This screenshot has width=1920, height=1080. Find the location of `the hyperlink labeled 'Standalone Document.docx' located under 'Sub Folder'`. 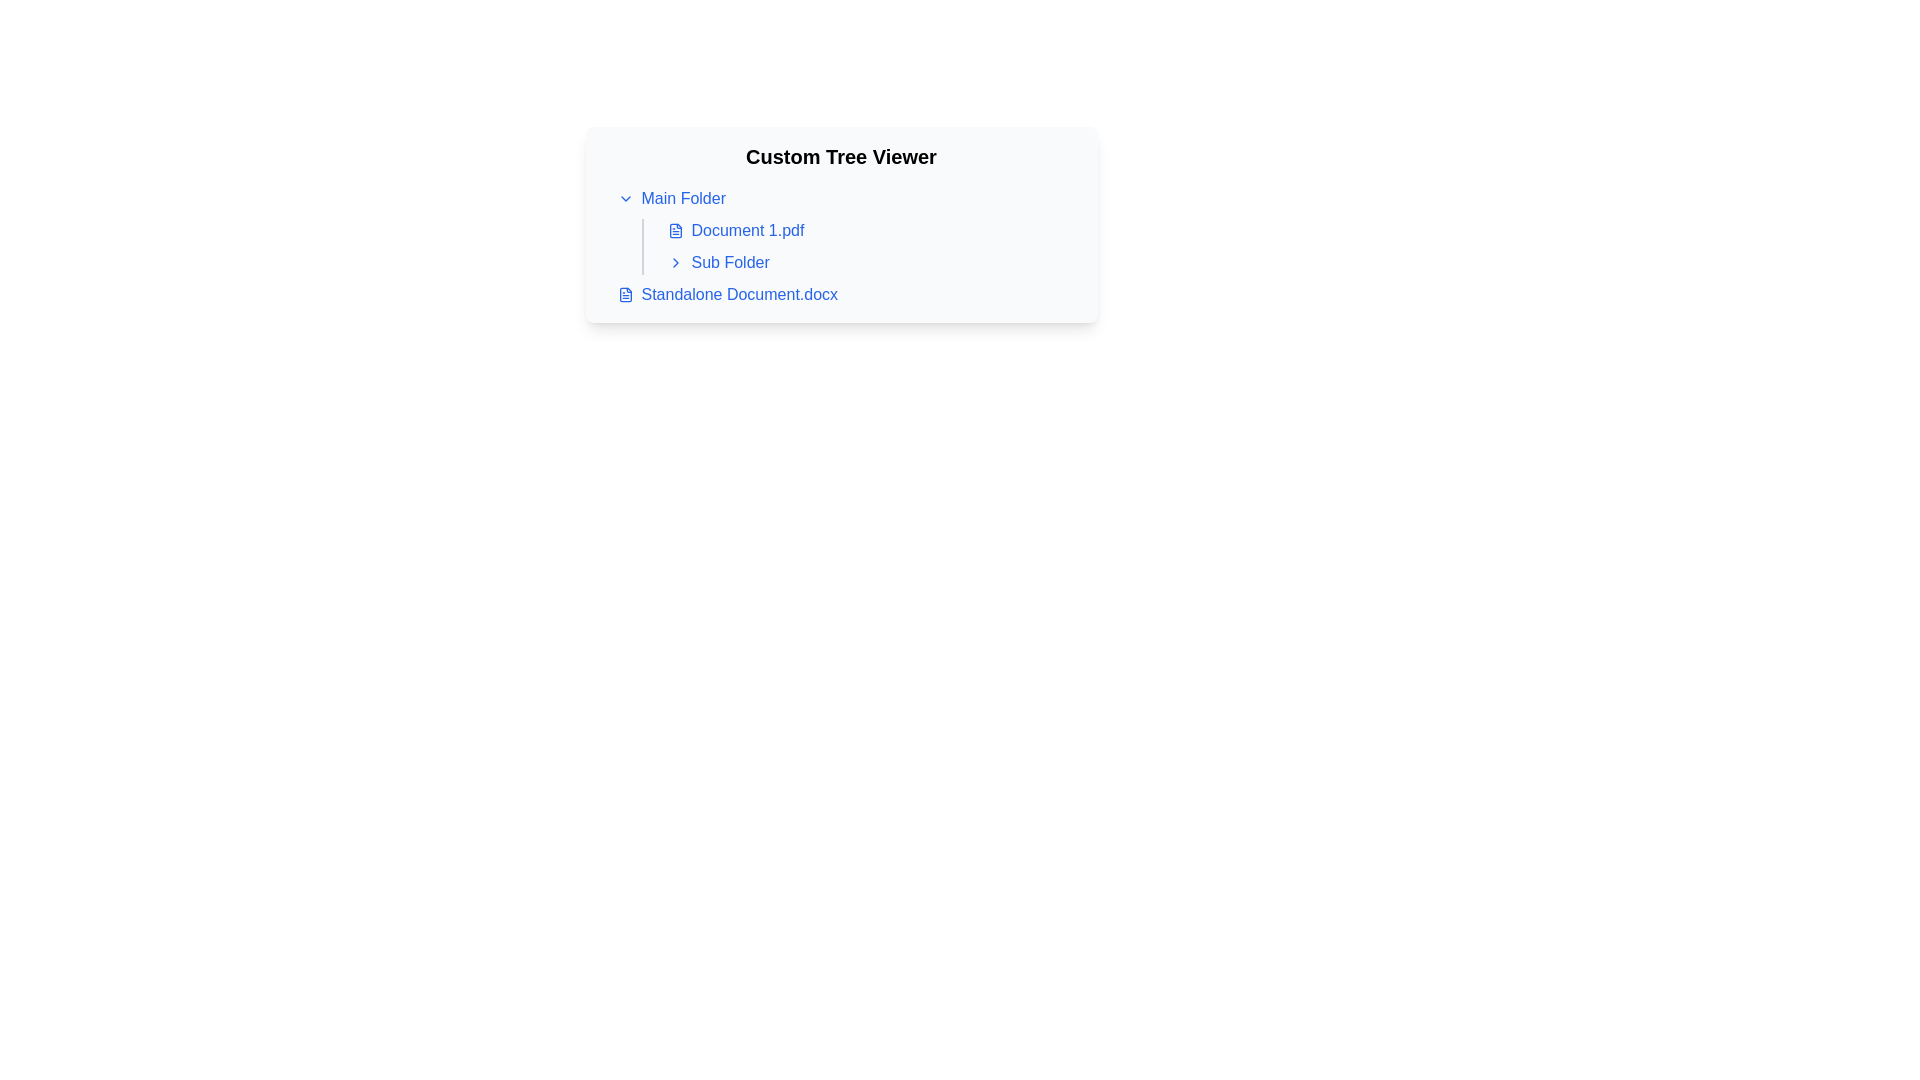

the hyperlink labeled 'Standalone Document.docx' located under 'Sub Folder' is located at coordinates (738, 294).